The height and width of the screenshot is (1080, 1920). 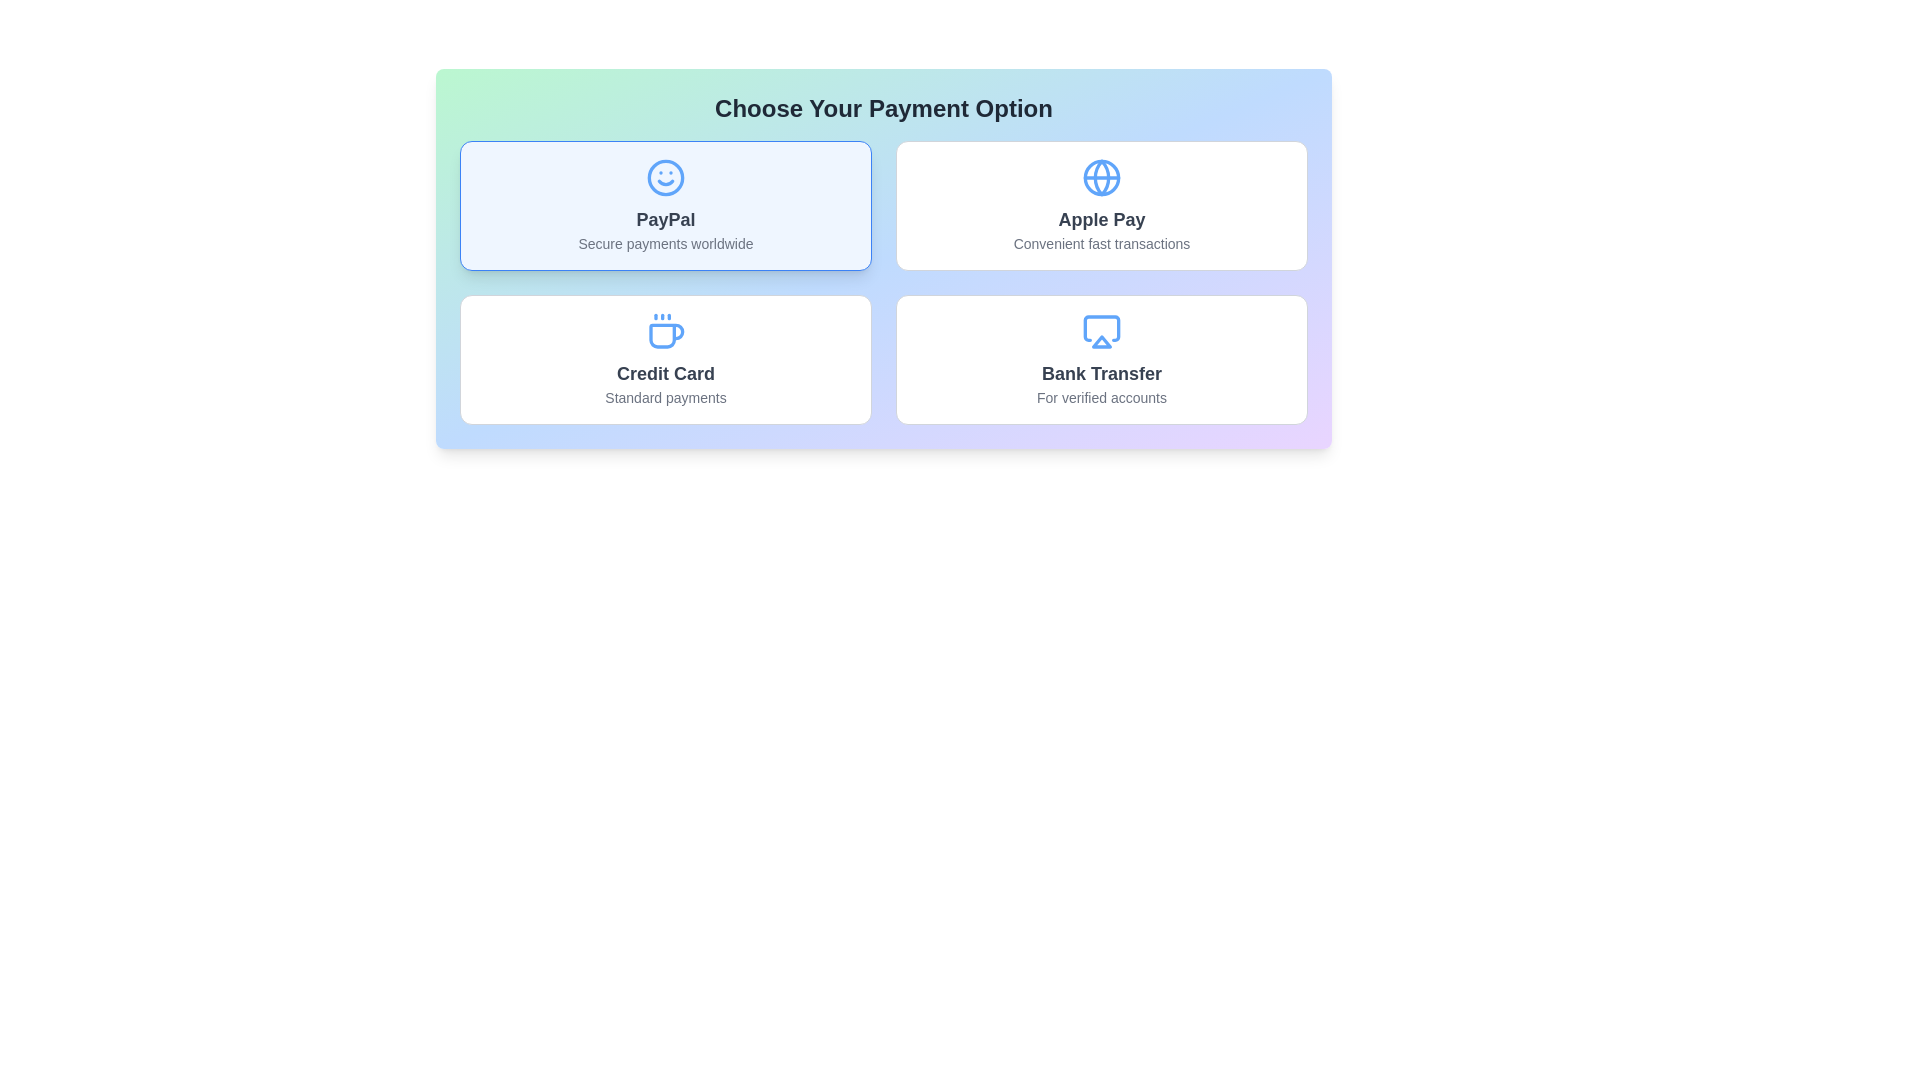 What do you see at coordinates (1101, 176) in the screenshot?
I see `the Apple Pay icon located in the top-right card that visually represents the 'Apple Pay' payment method, situated above the text 'Apple Pay' and 'Convenient fast transactions'` at bounding box center [1101, 176].